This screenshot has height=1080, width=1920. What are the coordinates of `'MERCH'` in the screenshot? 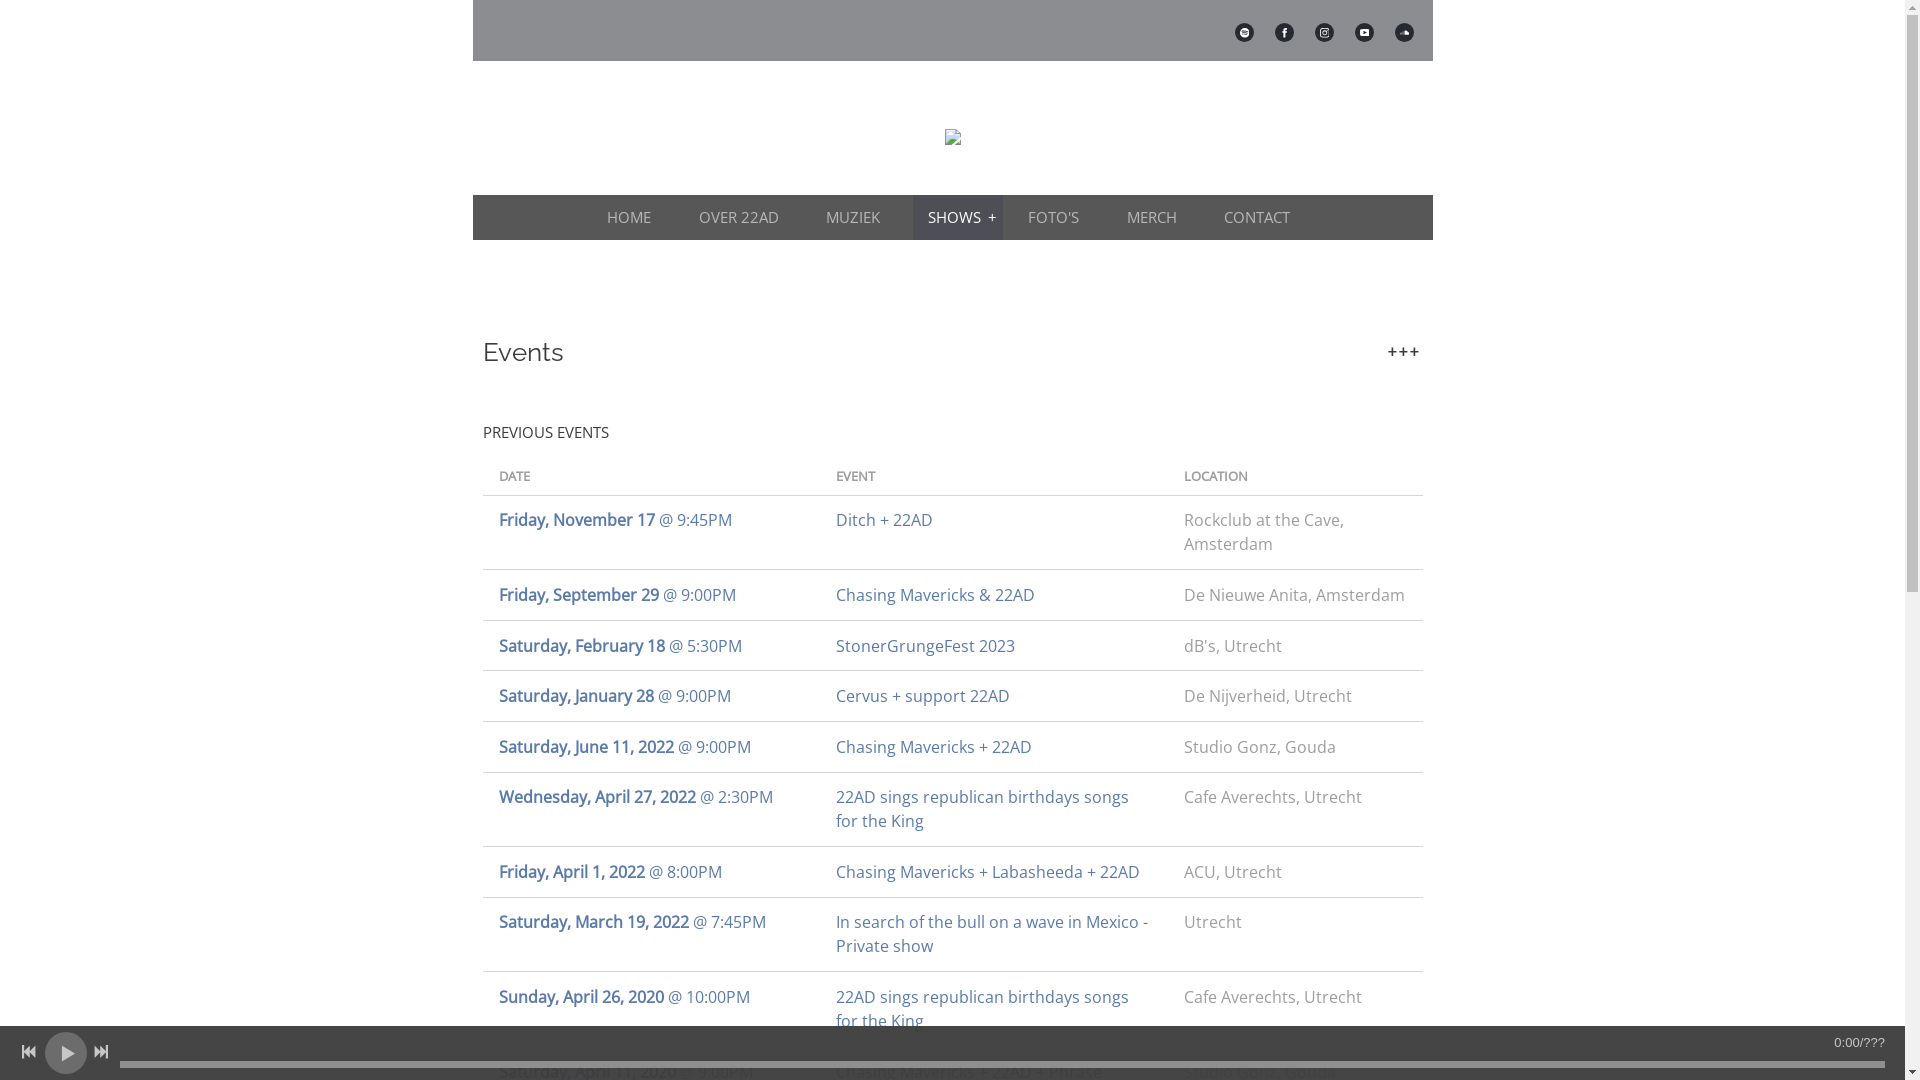 It's located at (1156, 217).